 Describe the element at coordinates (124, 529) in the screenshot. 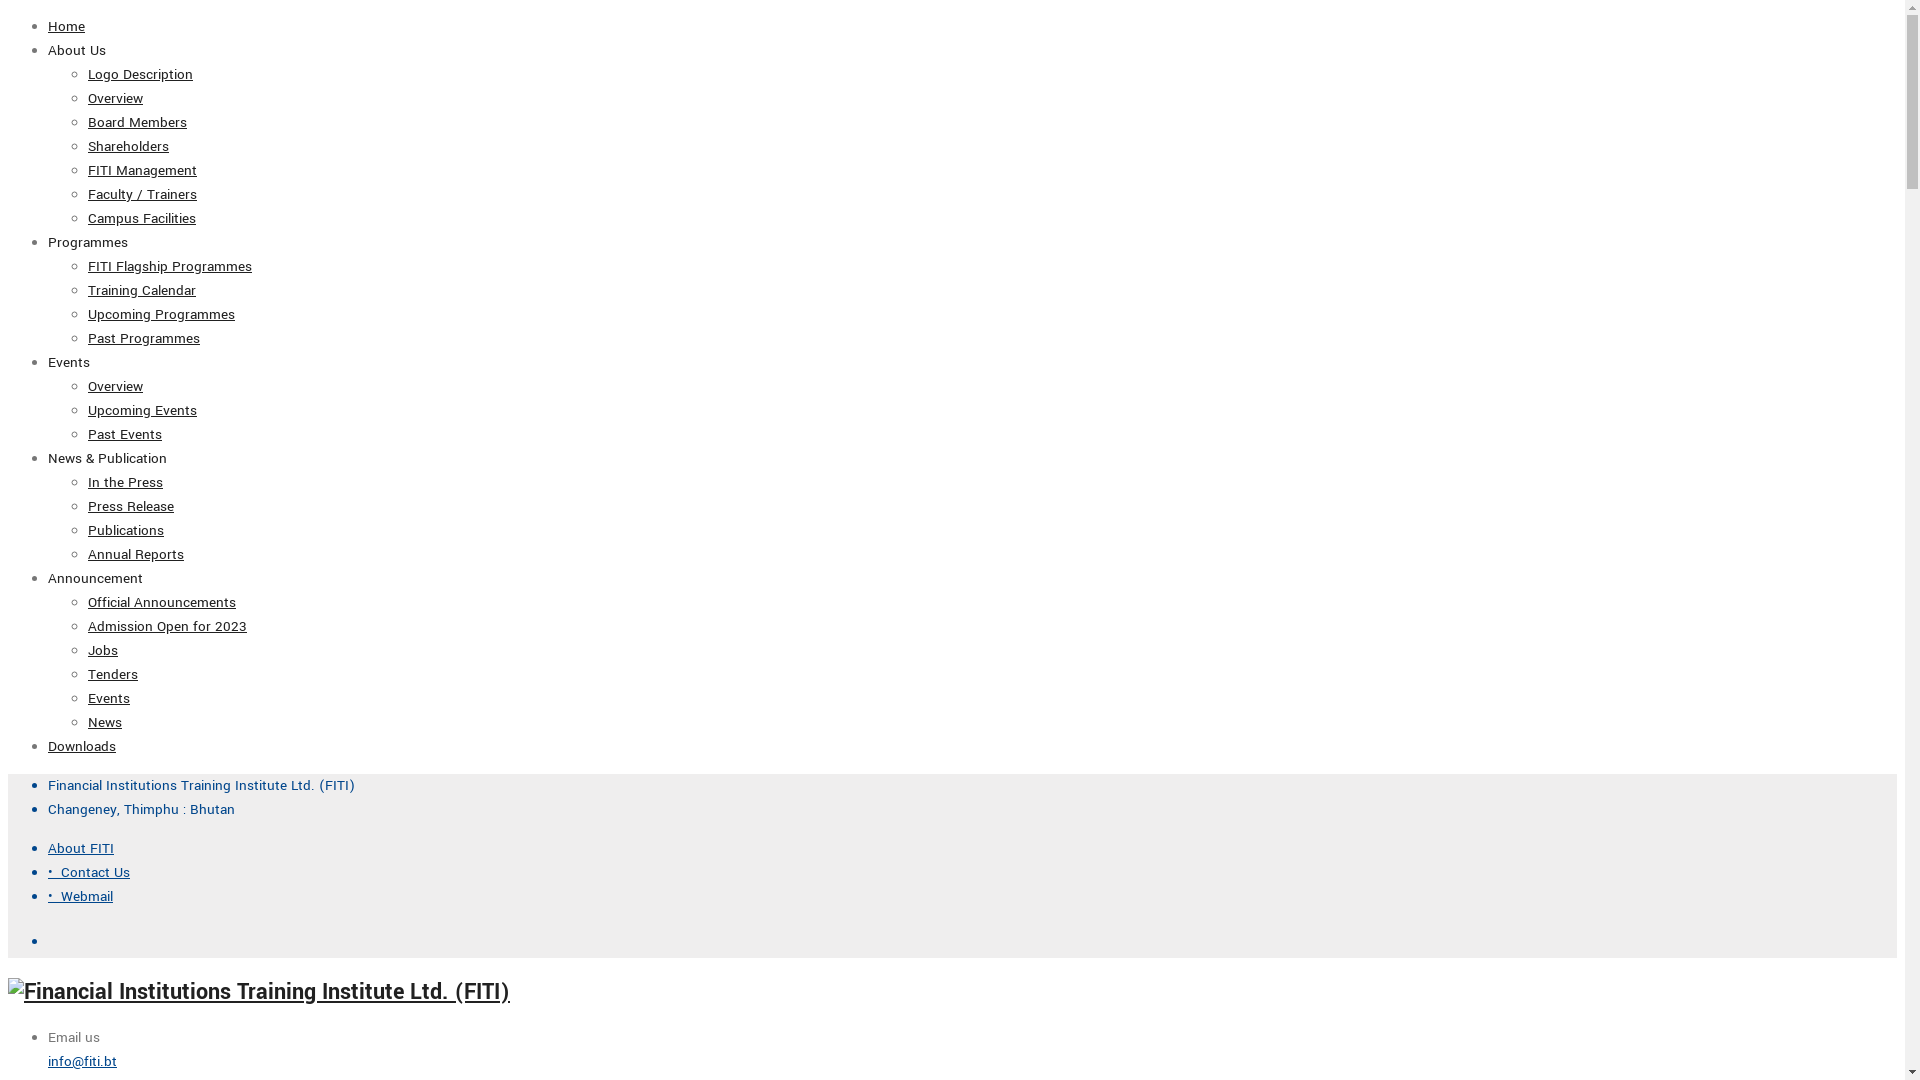

I see `'Publications'` at that location.